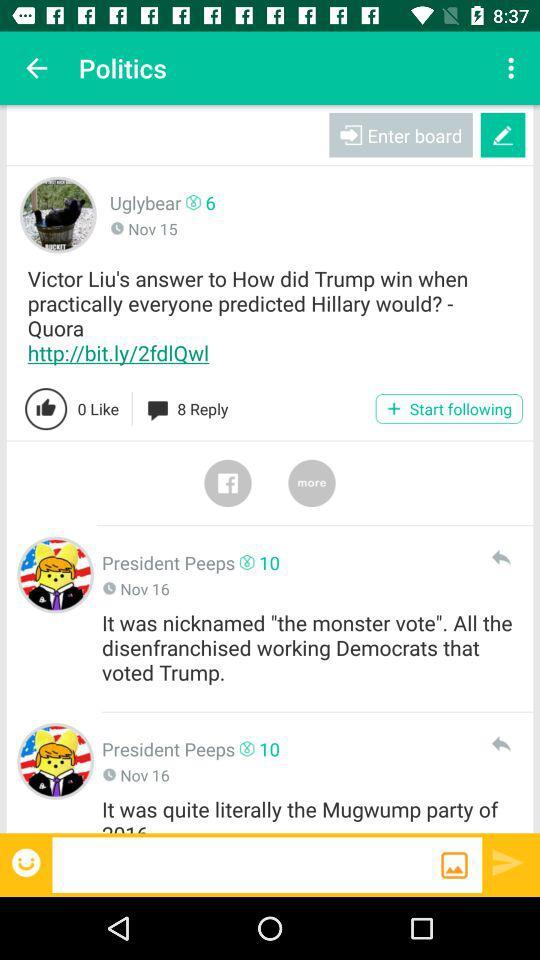  What do you see at coordinates (499, 743) in the screenshot?
I see `reply to status` at bounding box center [499, 743].